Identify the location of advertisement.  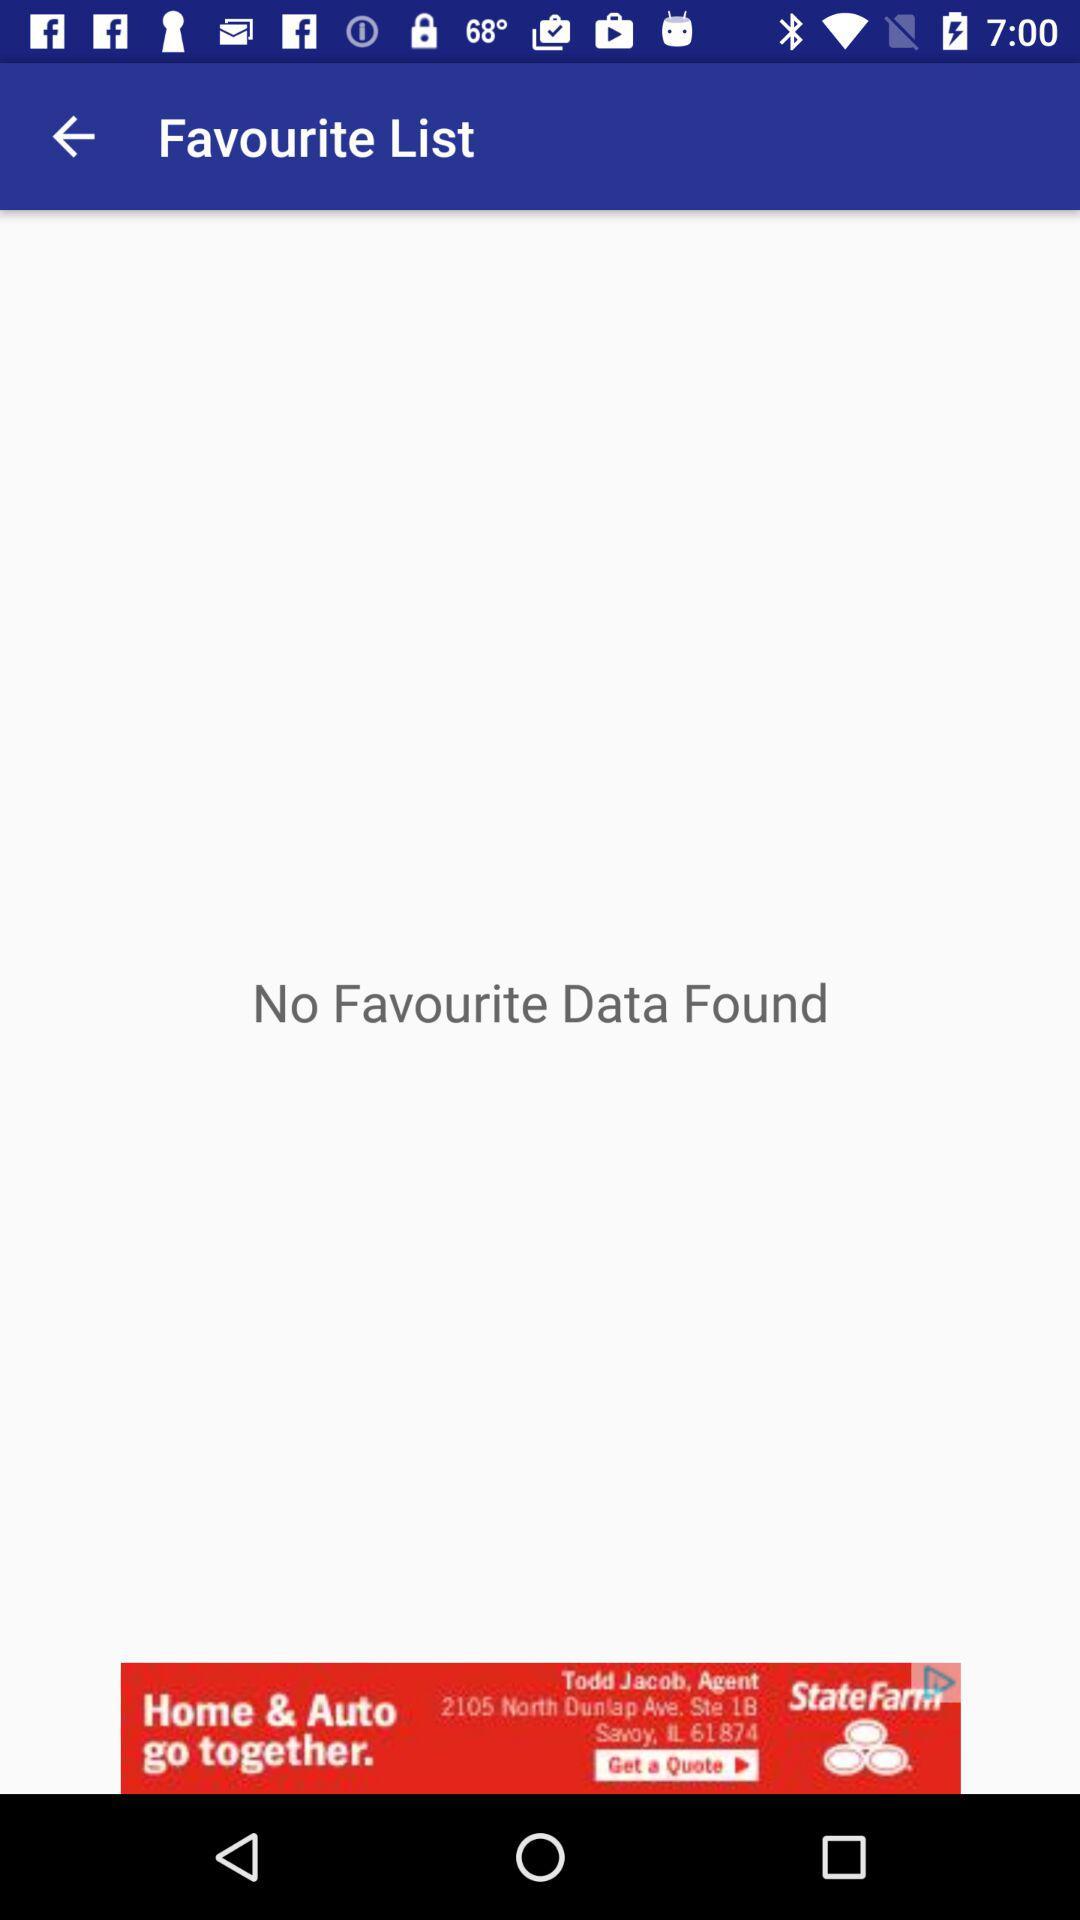
(540, 1727).